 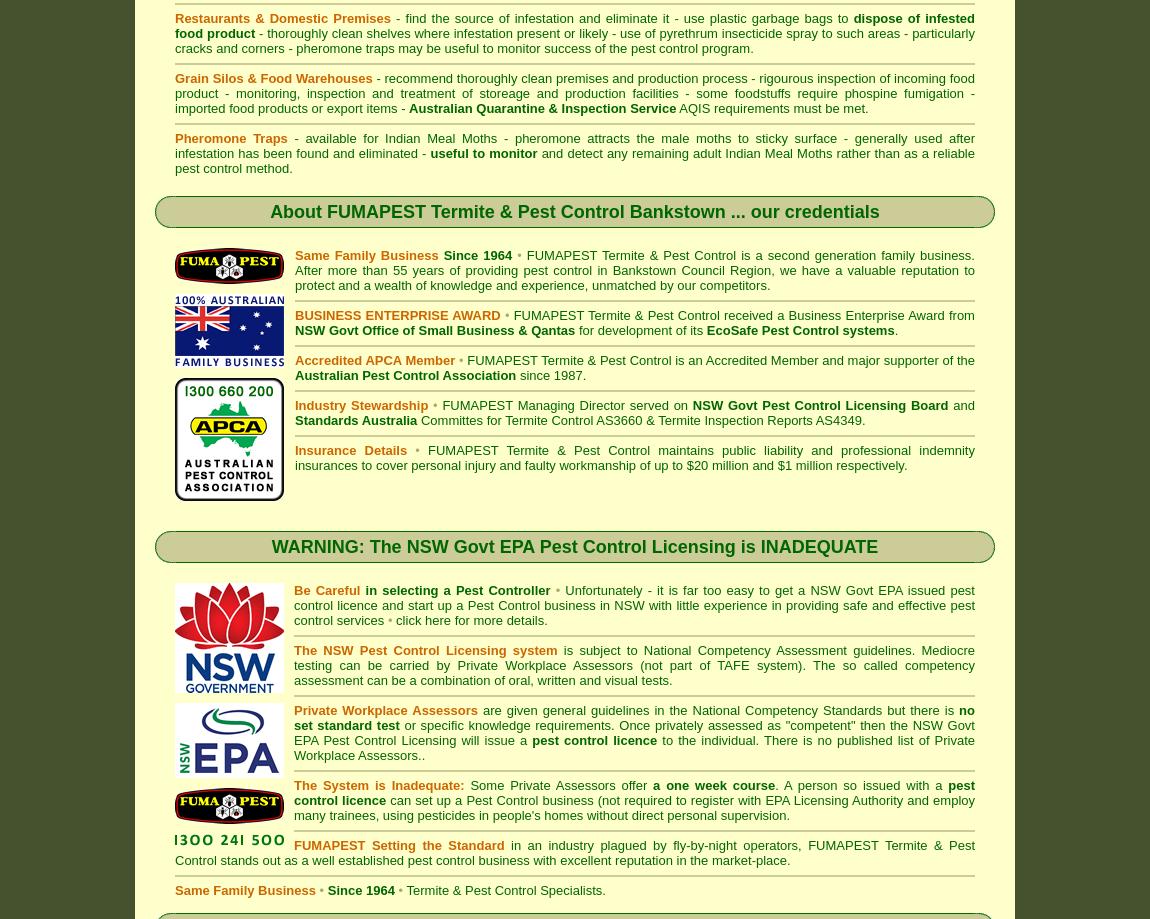 I want to click on 'NSW Govt EPA', so click(x=854, y=590).